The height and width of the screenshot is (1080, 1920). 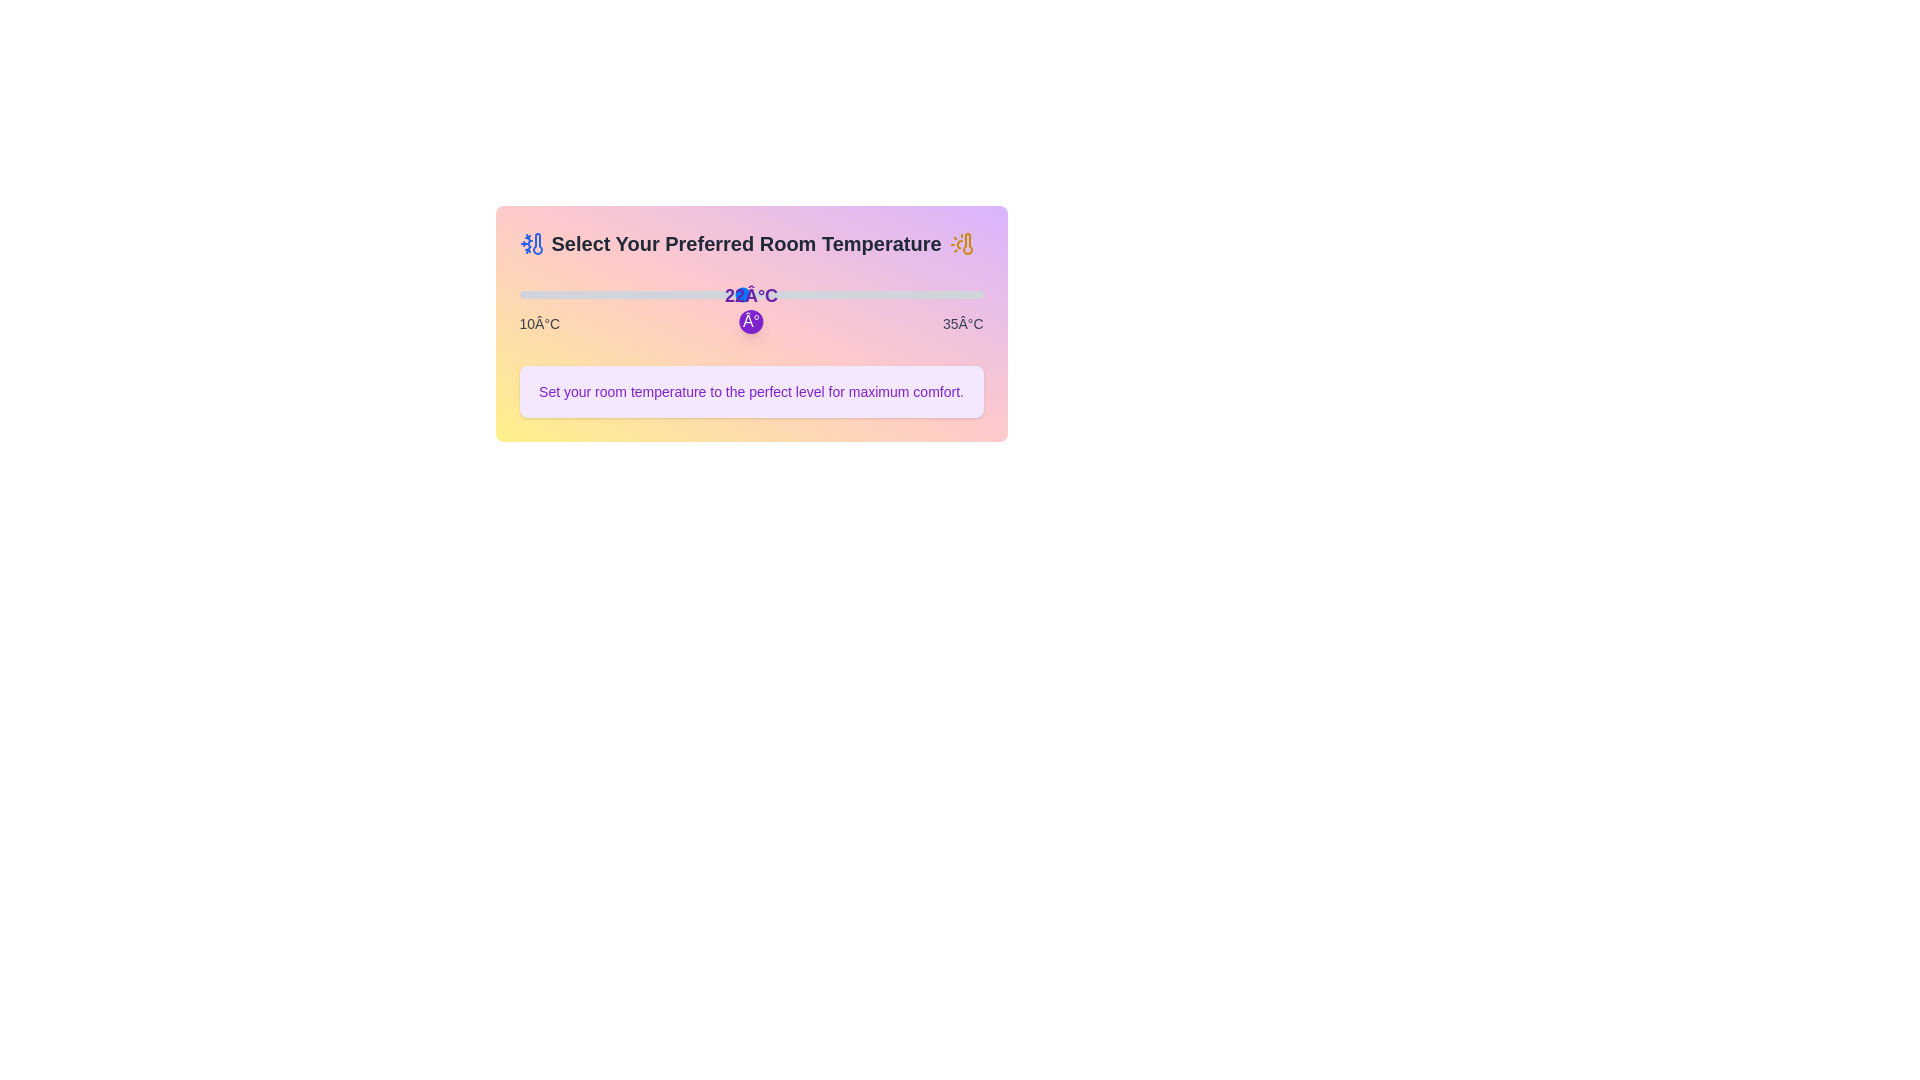 I want to click on the temperature to 23°C by dragging the slider, so click(x=759, y=294).